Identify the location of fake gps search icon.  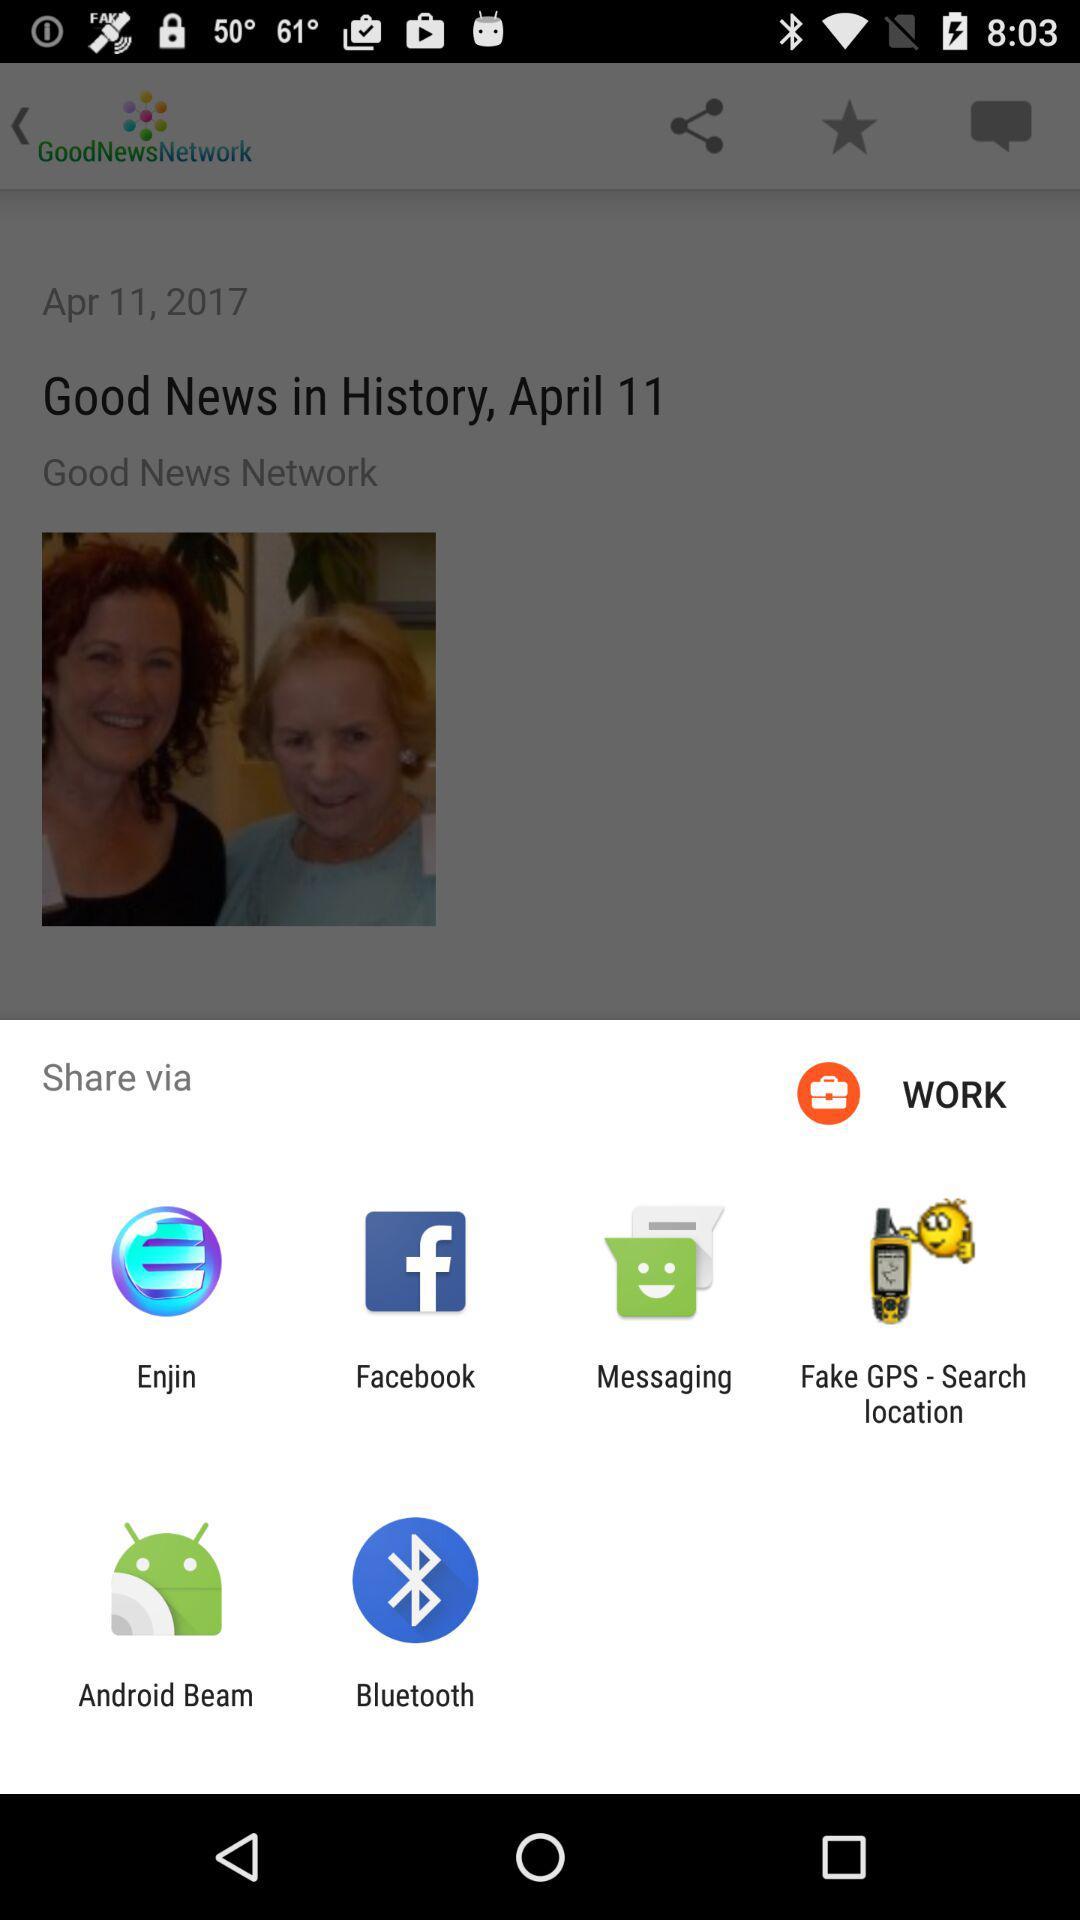
(913, 1392).